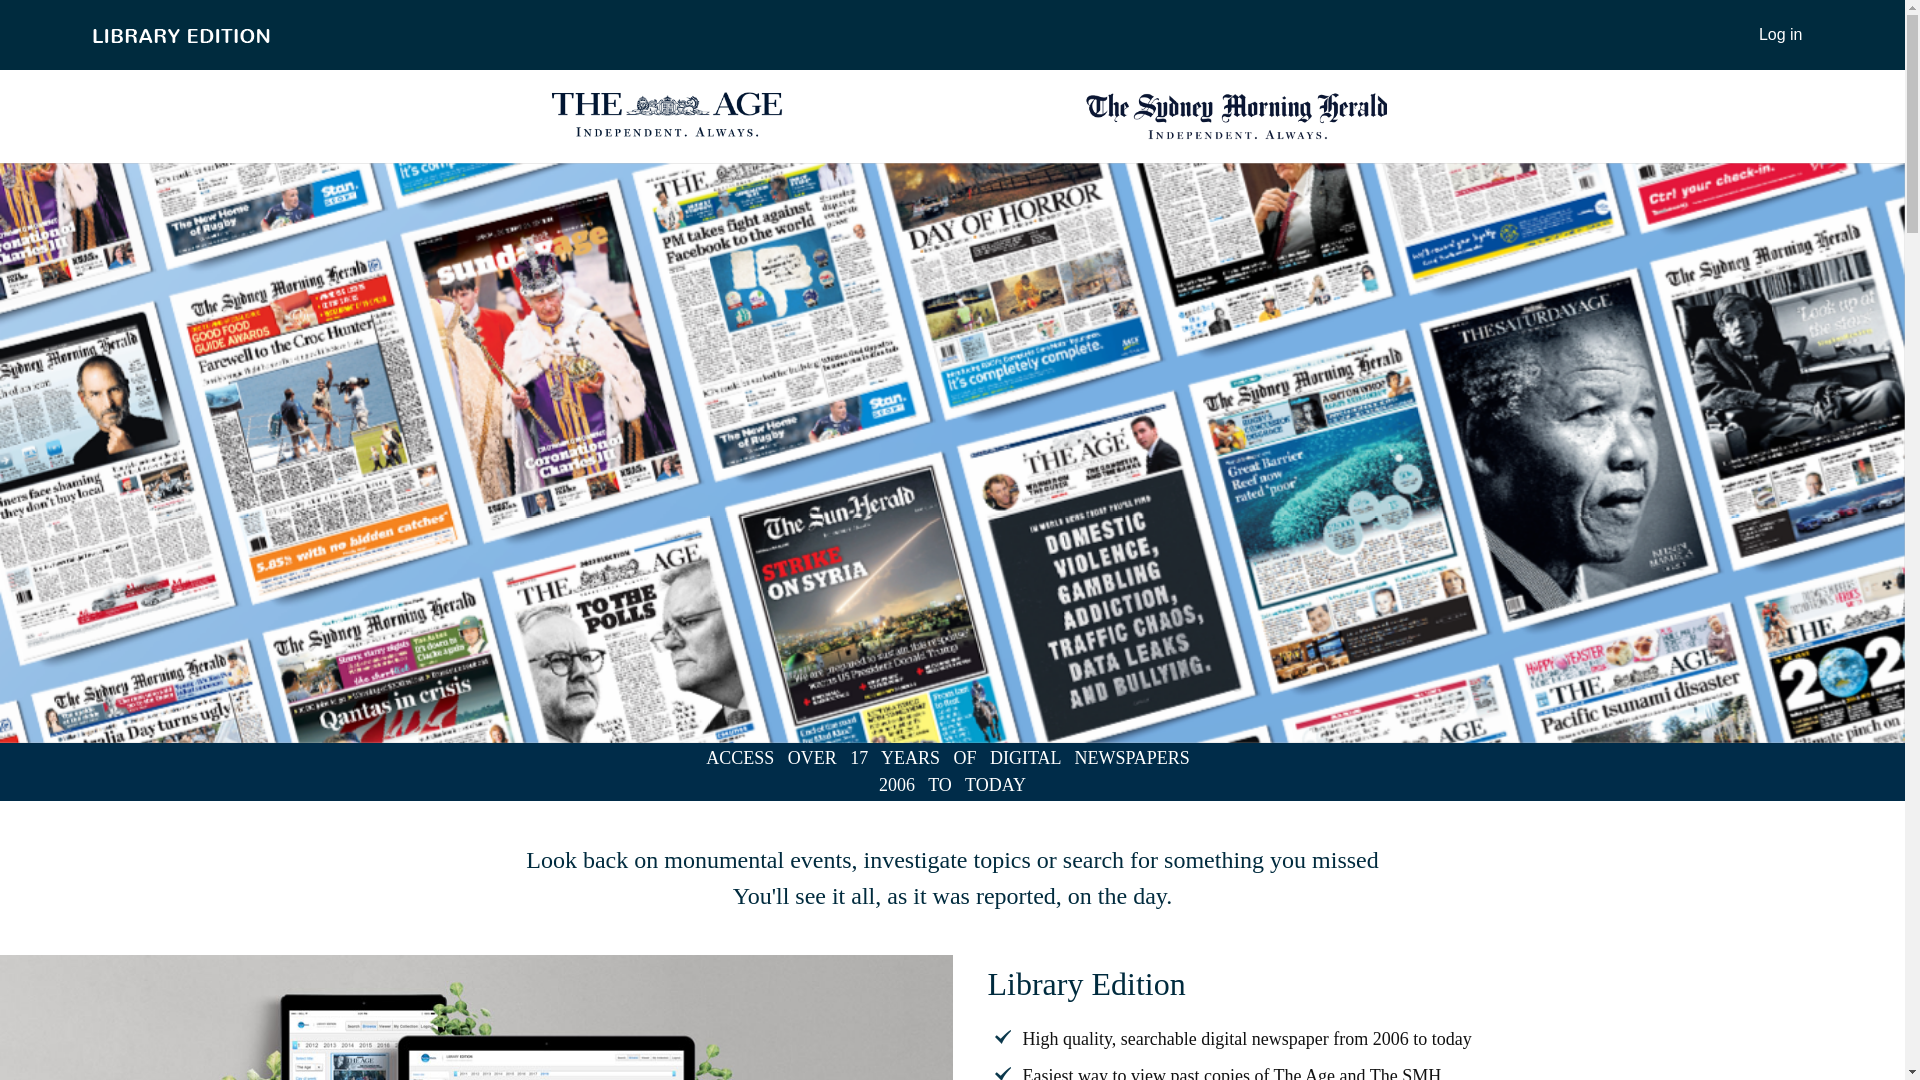 This screenshot has height=1080, width=1920. I want to click on 'Log in', so click(1780, 34).